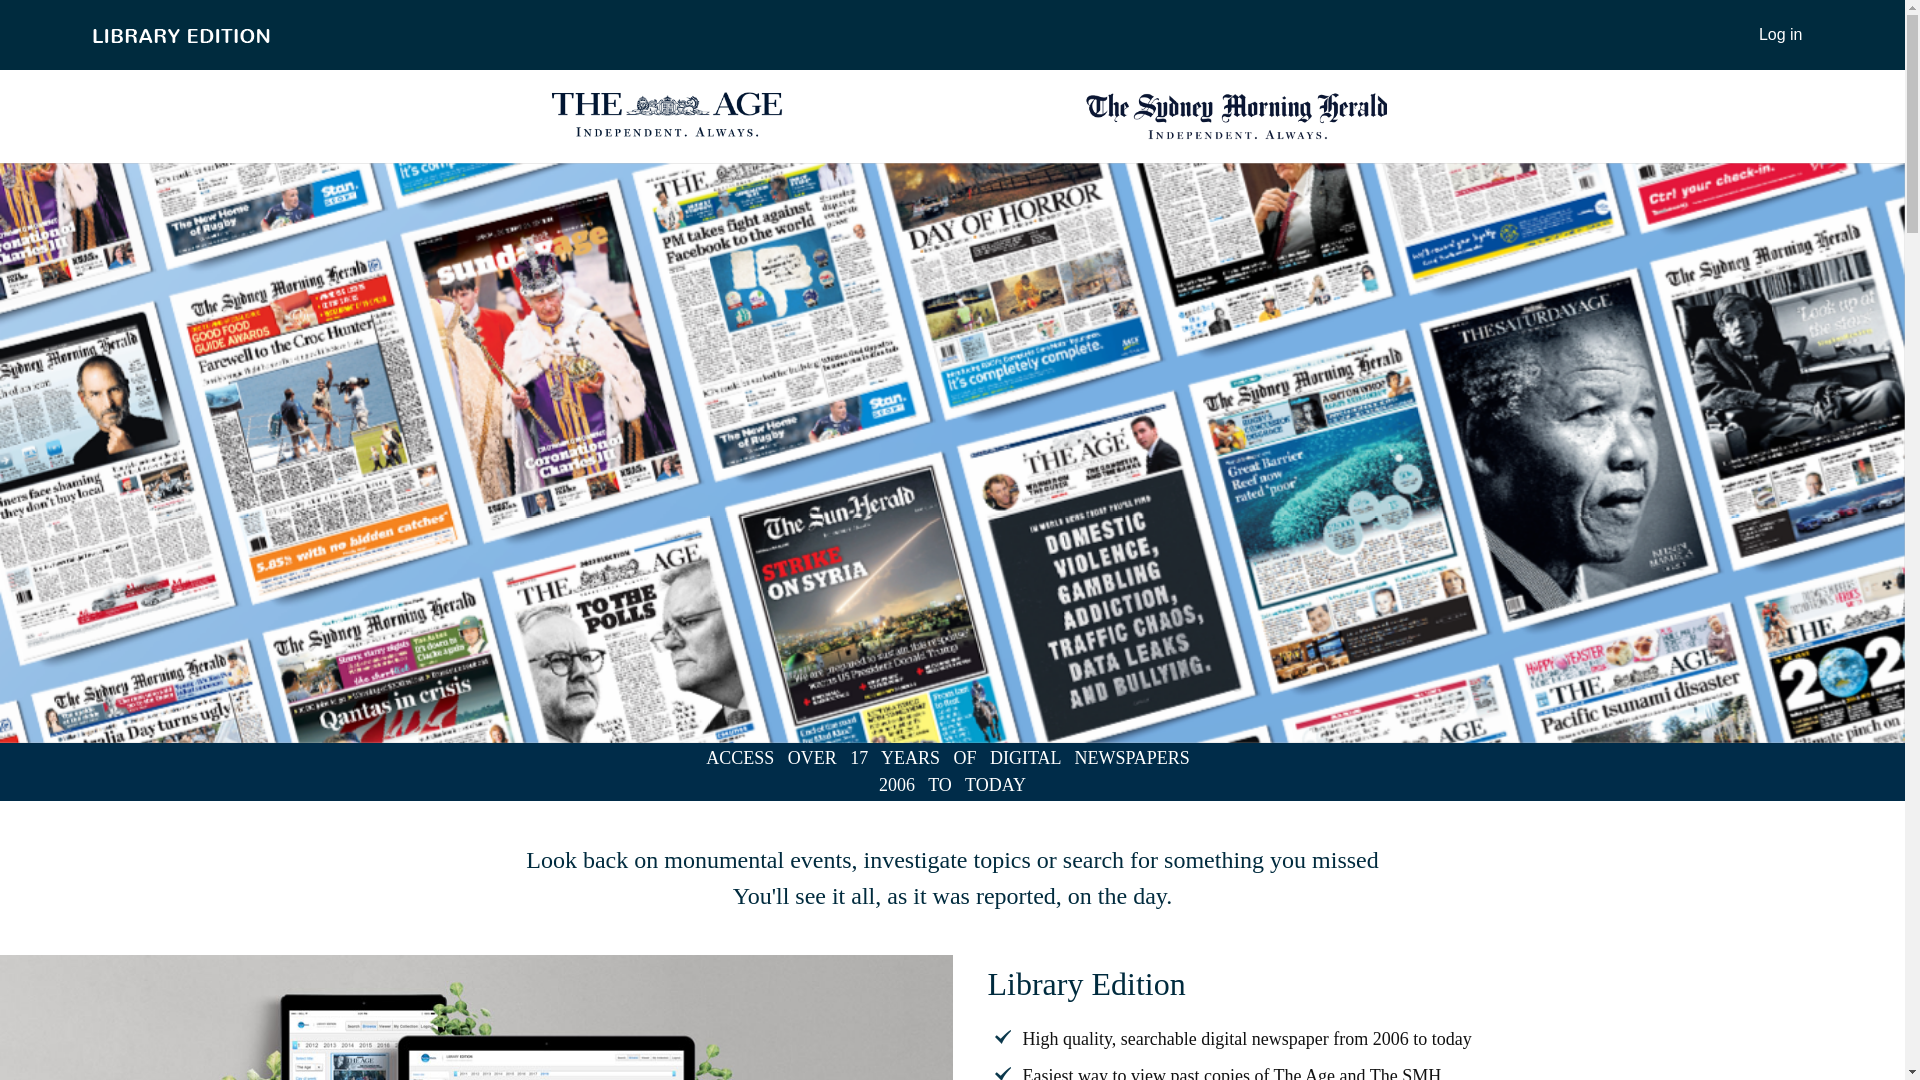 This screenshot has height=1080, width=1920. I want to click on 'Log in', so click(1780, 34).